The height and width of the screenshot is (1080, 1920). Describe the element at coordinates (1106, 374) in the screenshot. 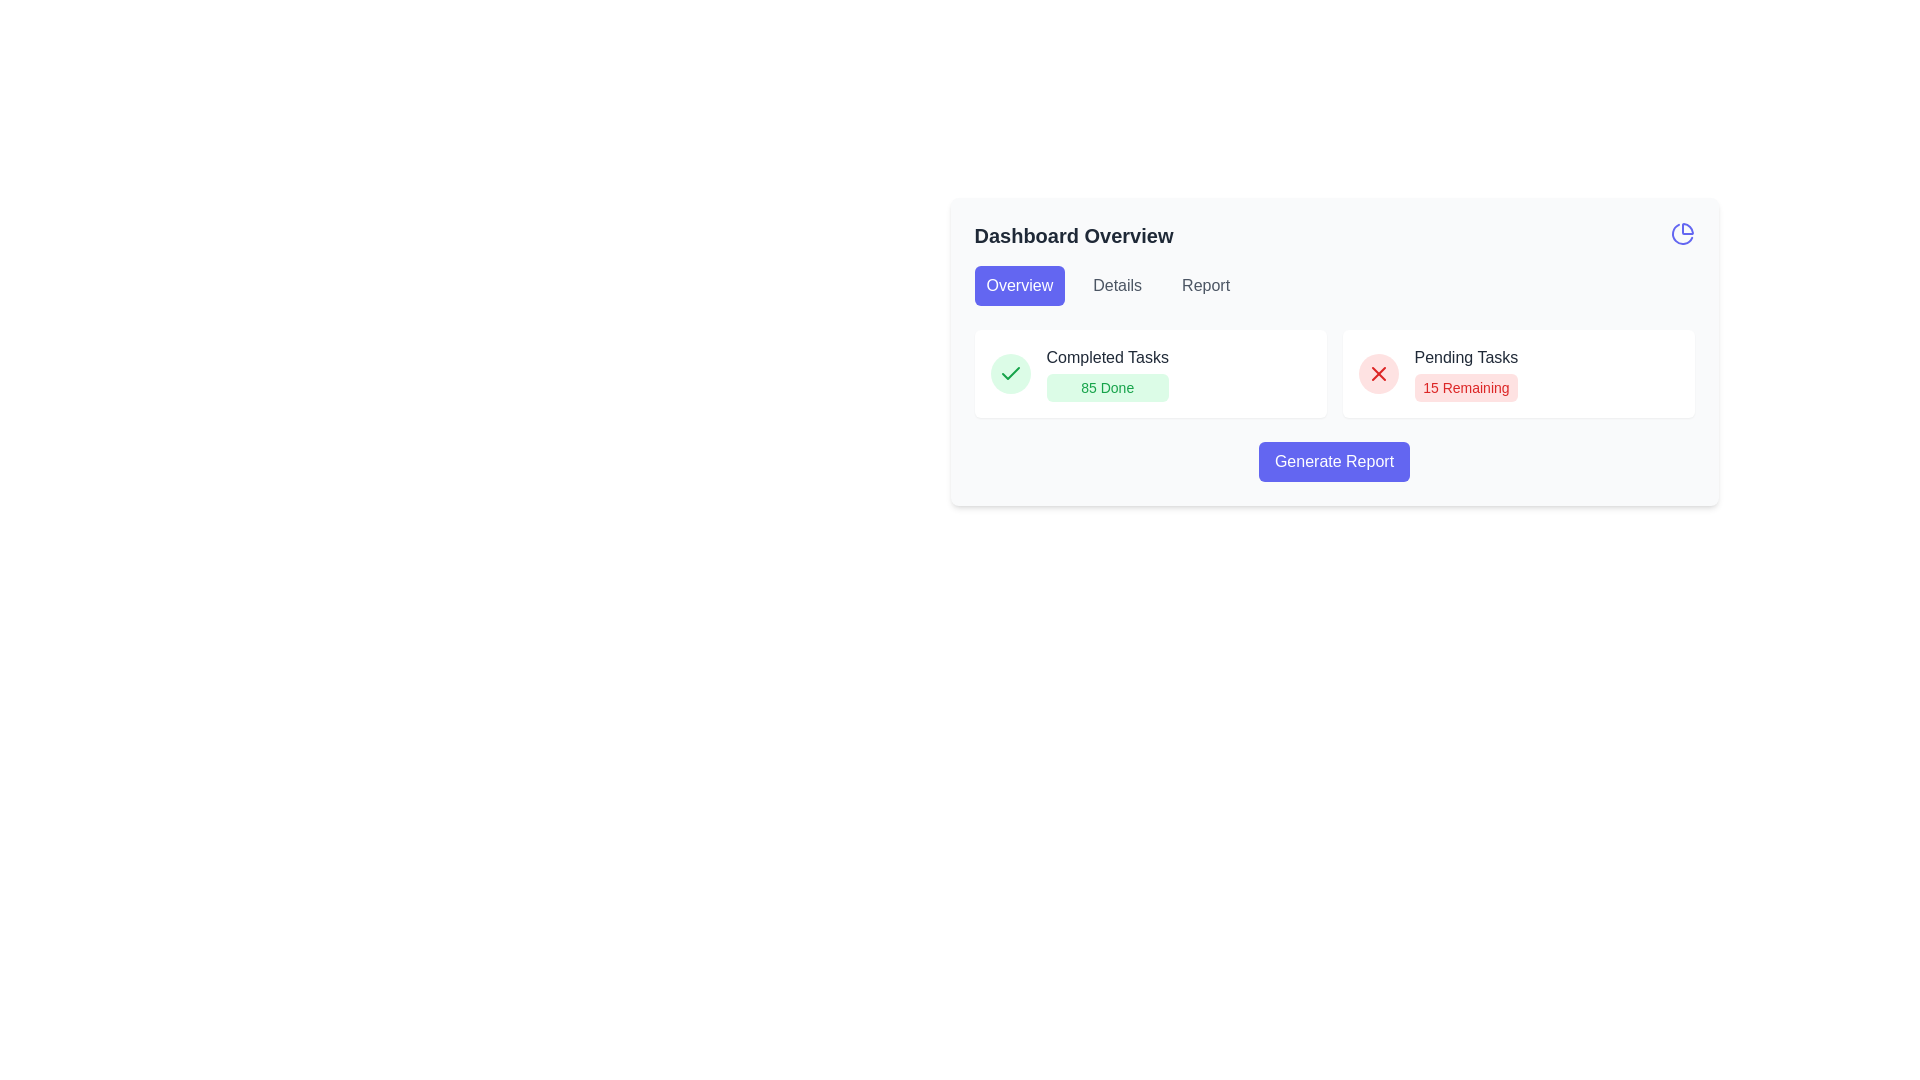

I see `data represented in the text block displaying 'Completed Tasks85 Done', which includes the title 'Completed Tasks' and the highlighted text '85 Done'` at that location.